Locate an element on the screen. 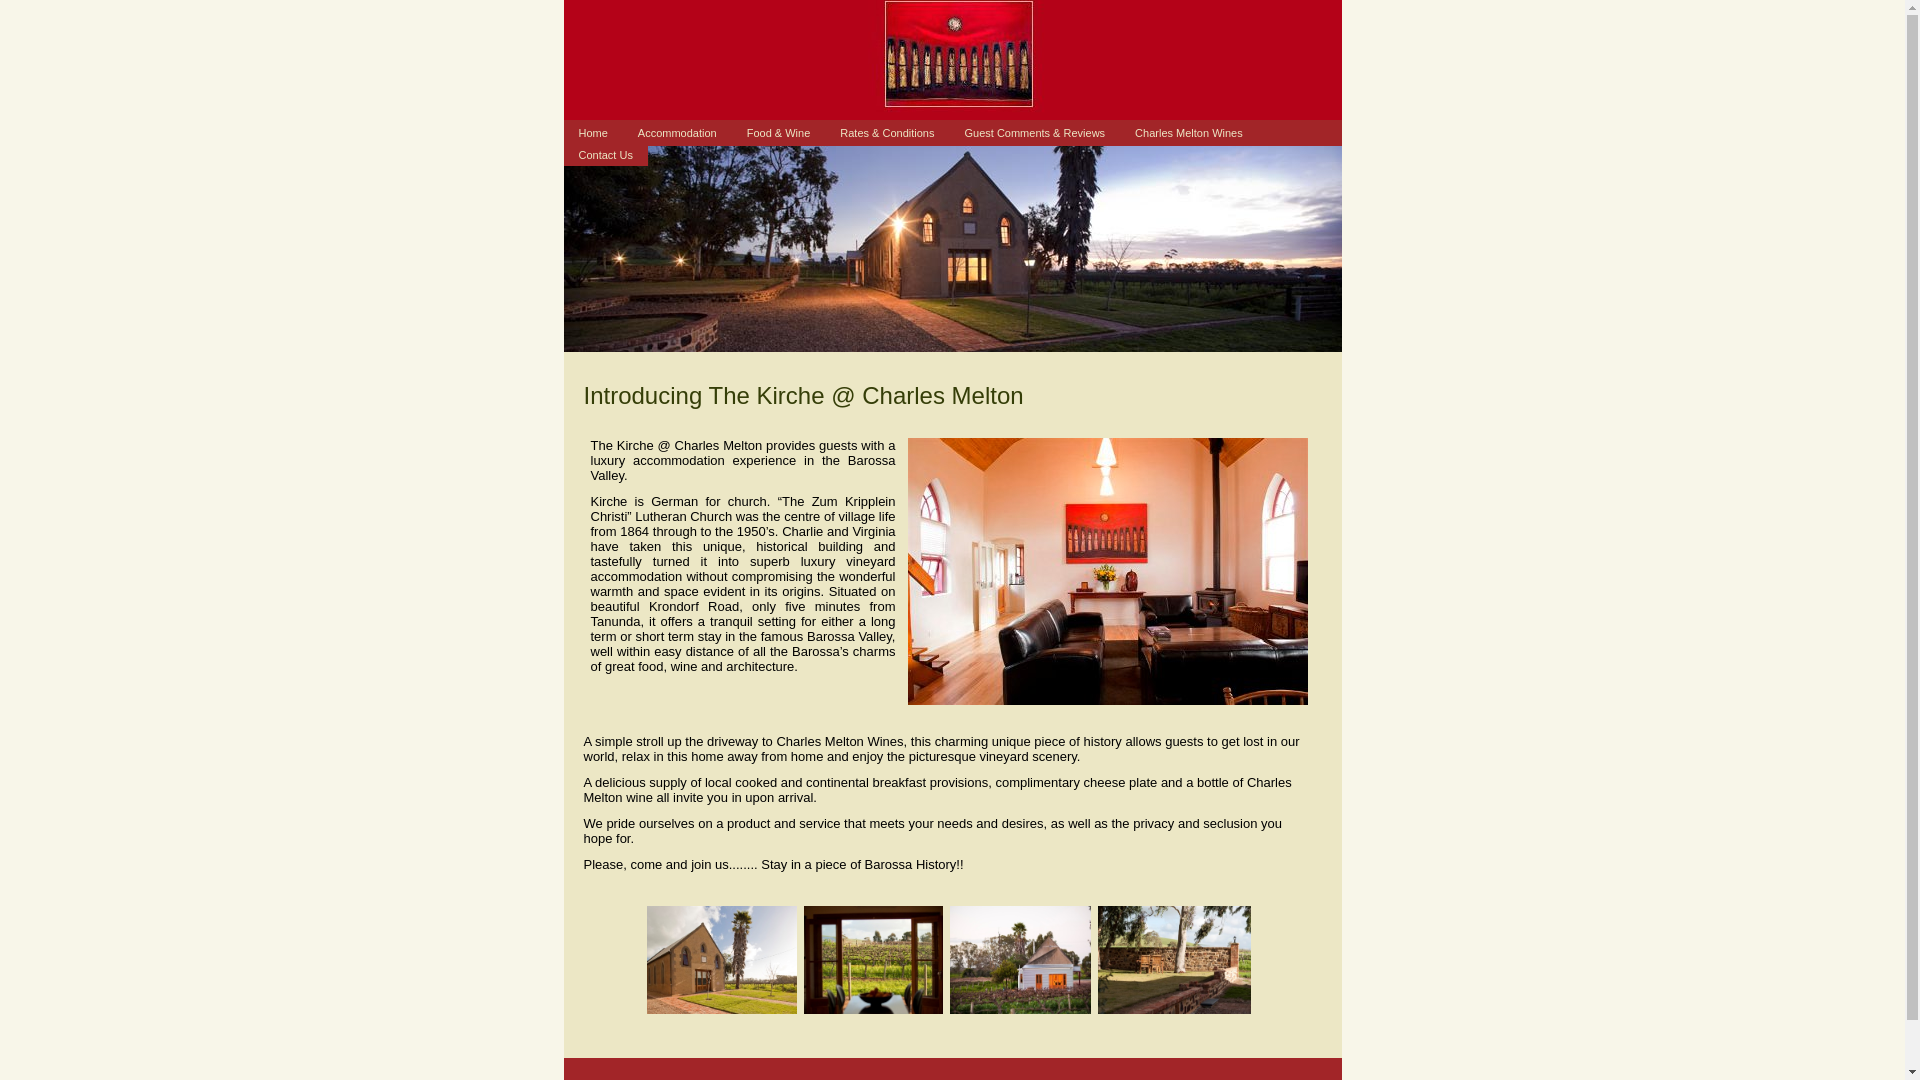  'Rates & Conditions' is located at coordinates (886, 132).